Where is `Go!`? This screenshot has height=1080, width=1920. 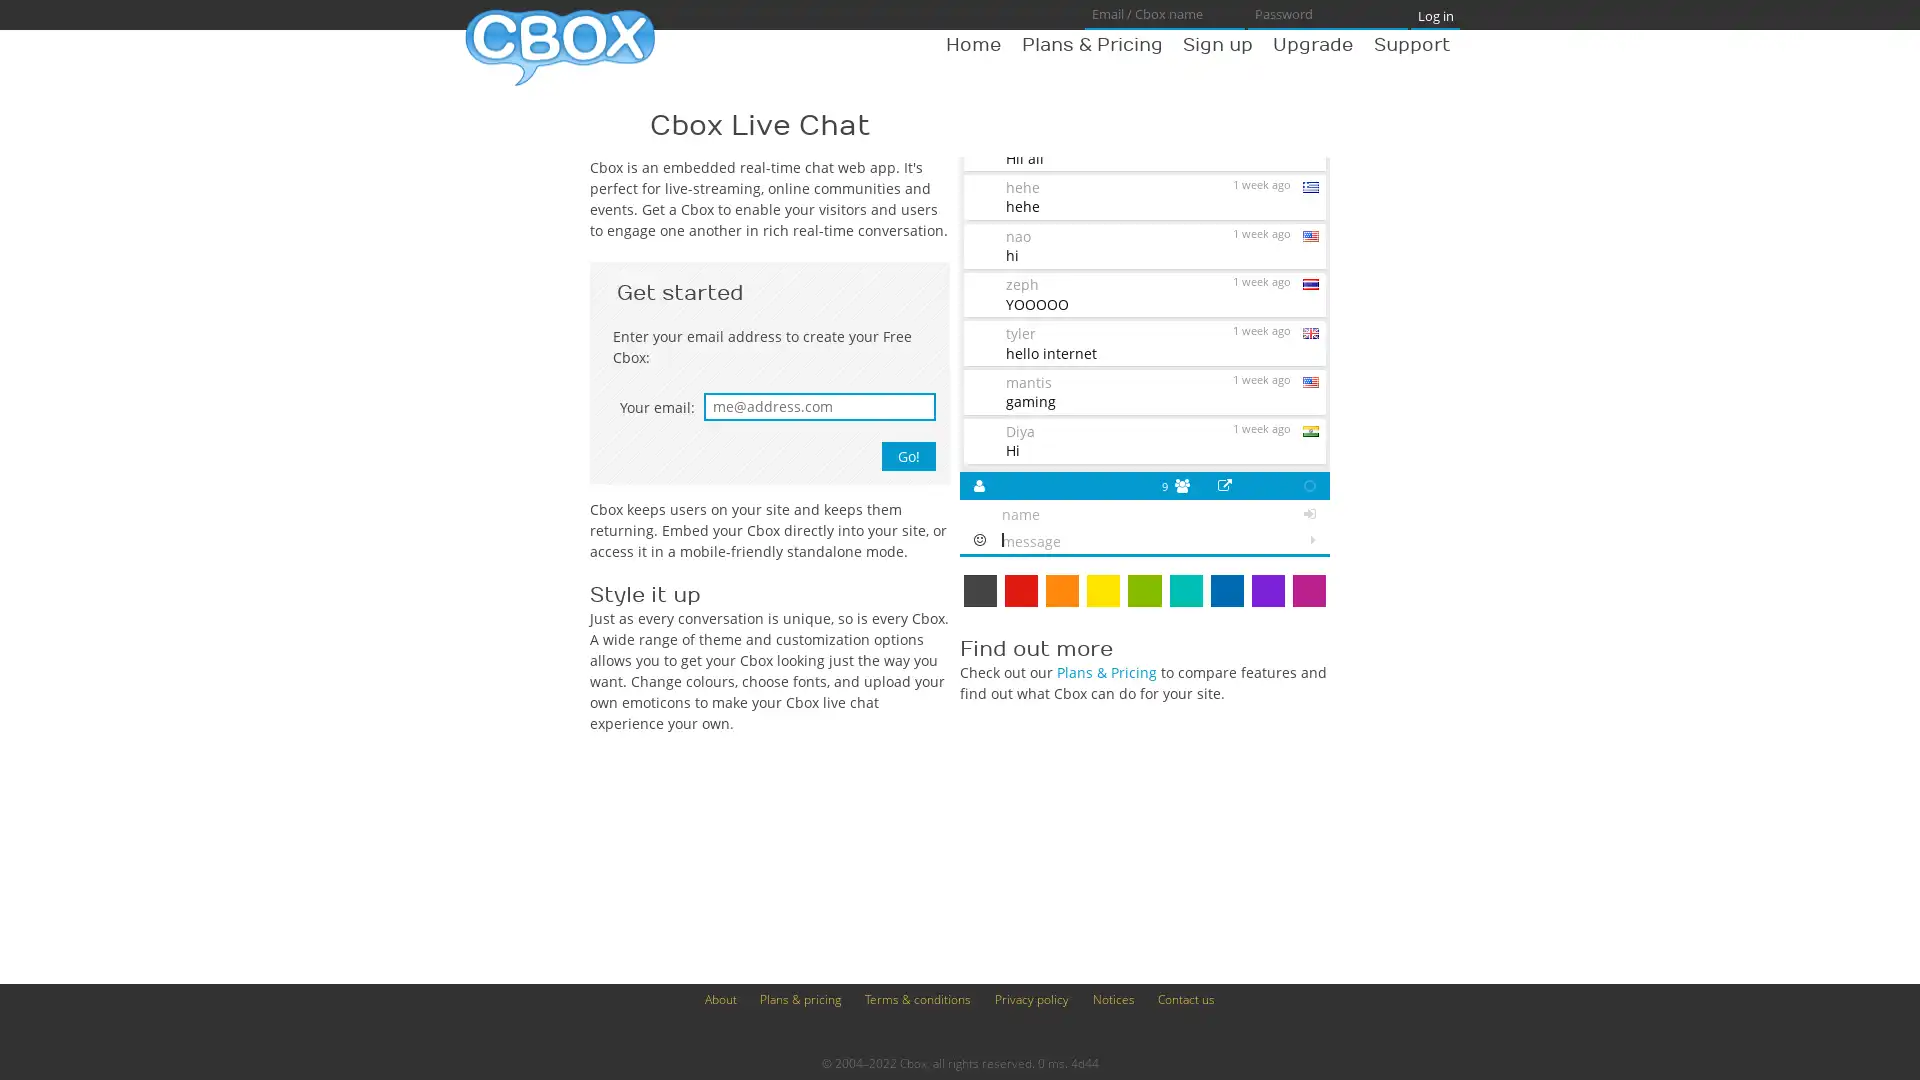 Go! is located at coordinates (907, 455).